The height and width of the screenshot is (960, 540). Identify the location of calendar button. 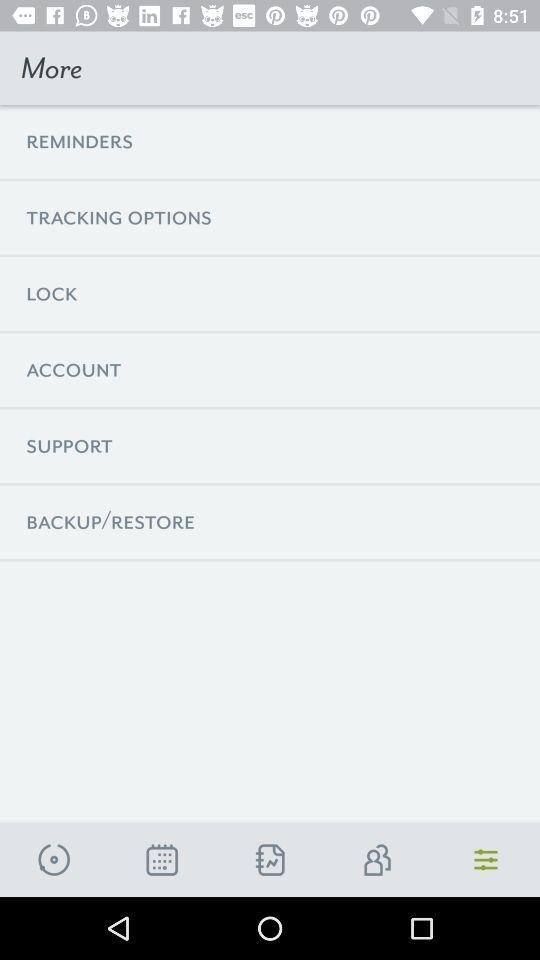
(161, 859).